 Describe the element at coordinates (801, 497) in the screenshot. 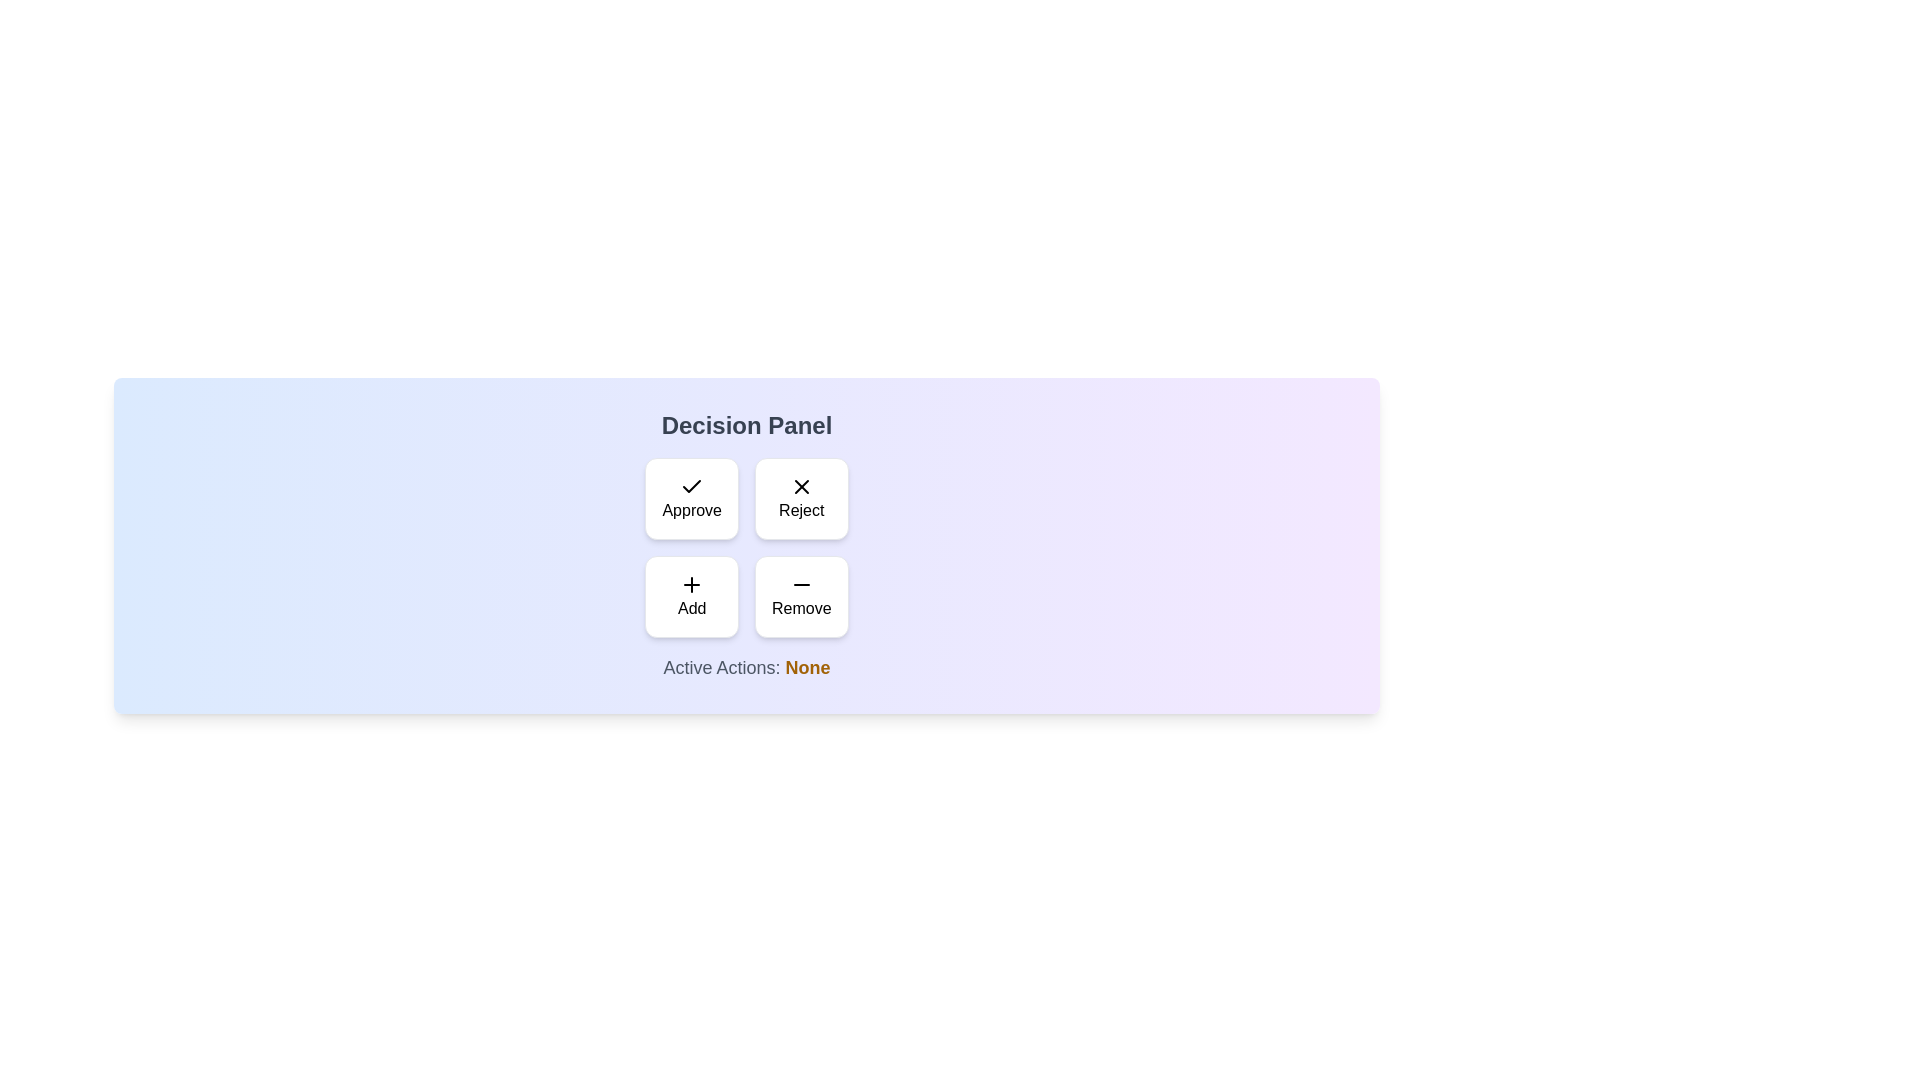

I see `the 'Reject' button to toggle its selection` at that location.